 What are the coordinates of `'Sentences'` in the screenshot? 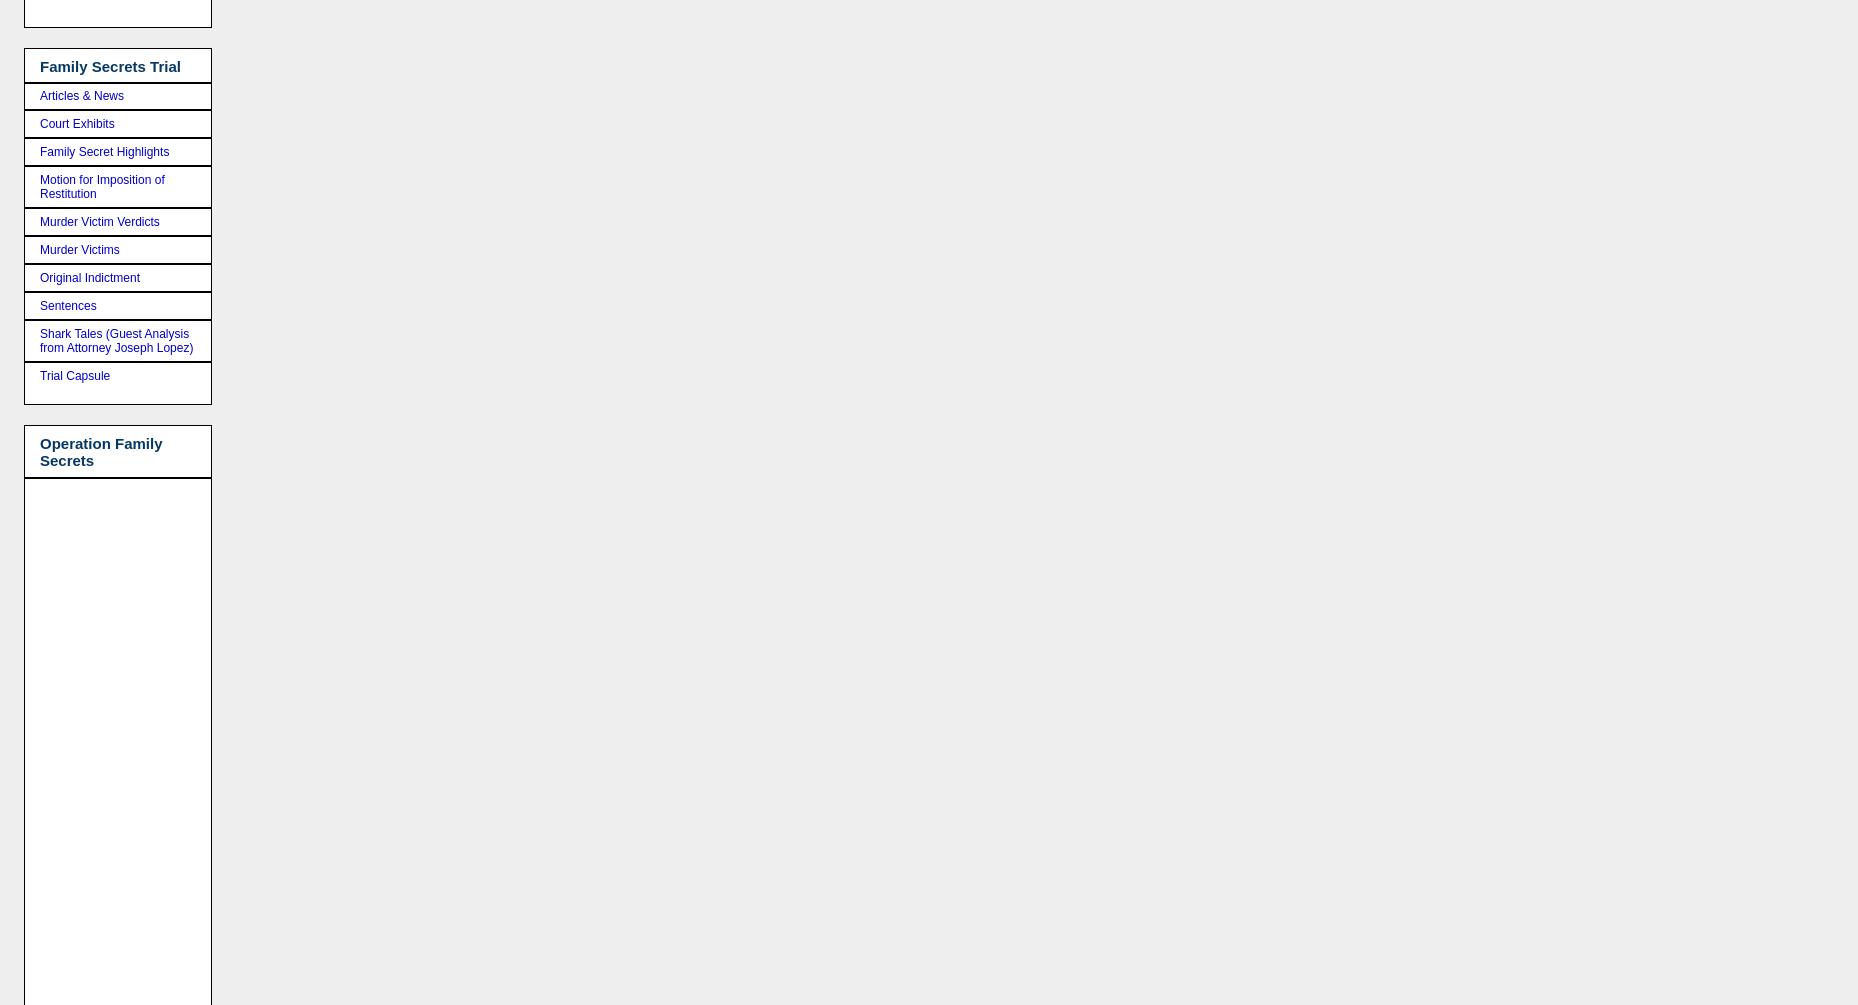 It's located at (67, 305).